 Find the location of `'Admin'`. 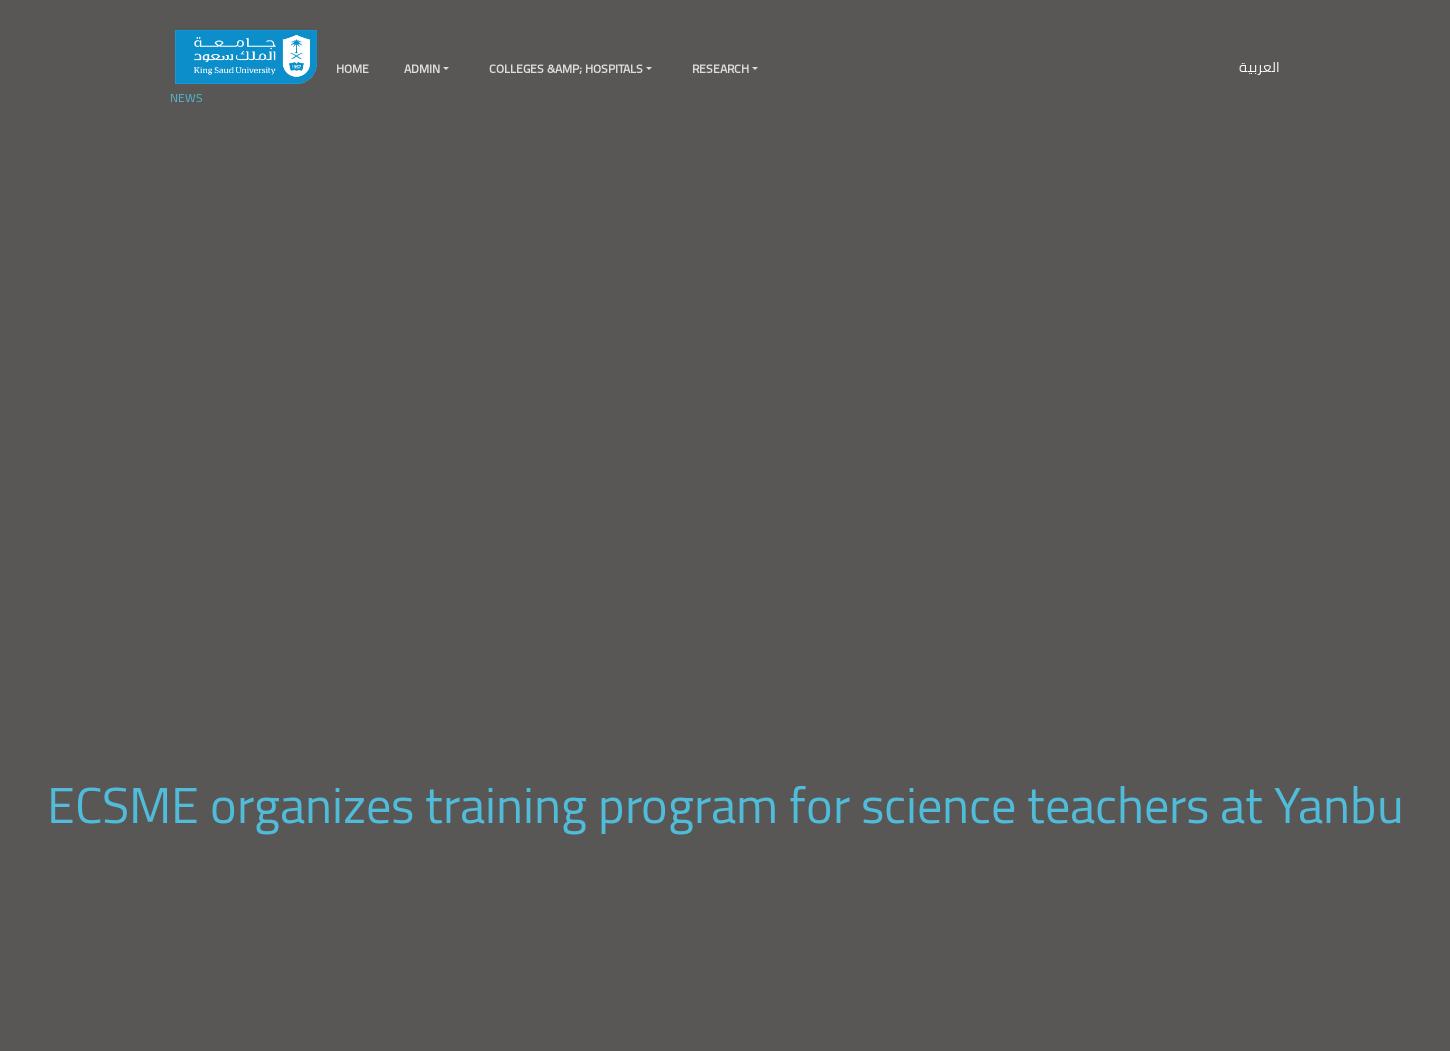

'Admin' is located at coordinates (420, 67).